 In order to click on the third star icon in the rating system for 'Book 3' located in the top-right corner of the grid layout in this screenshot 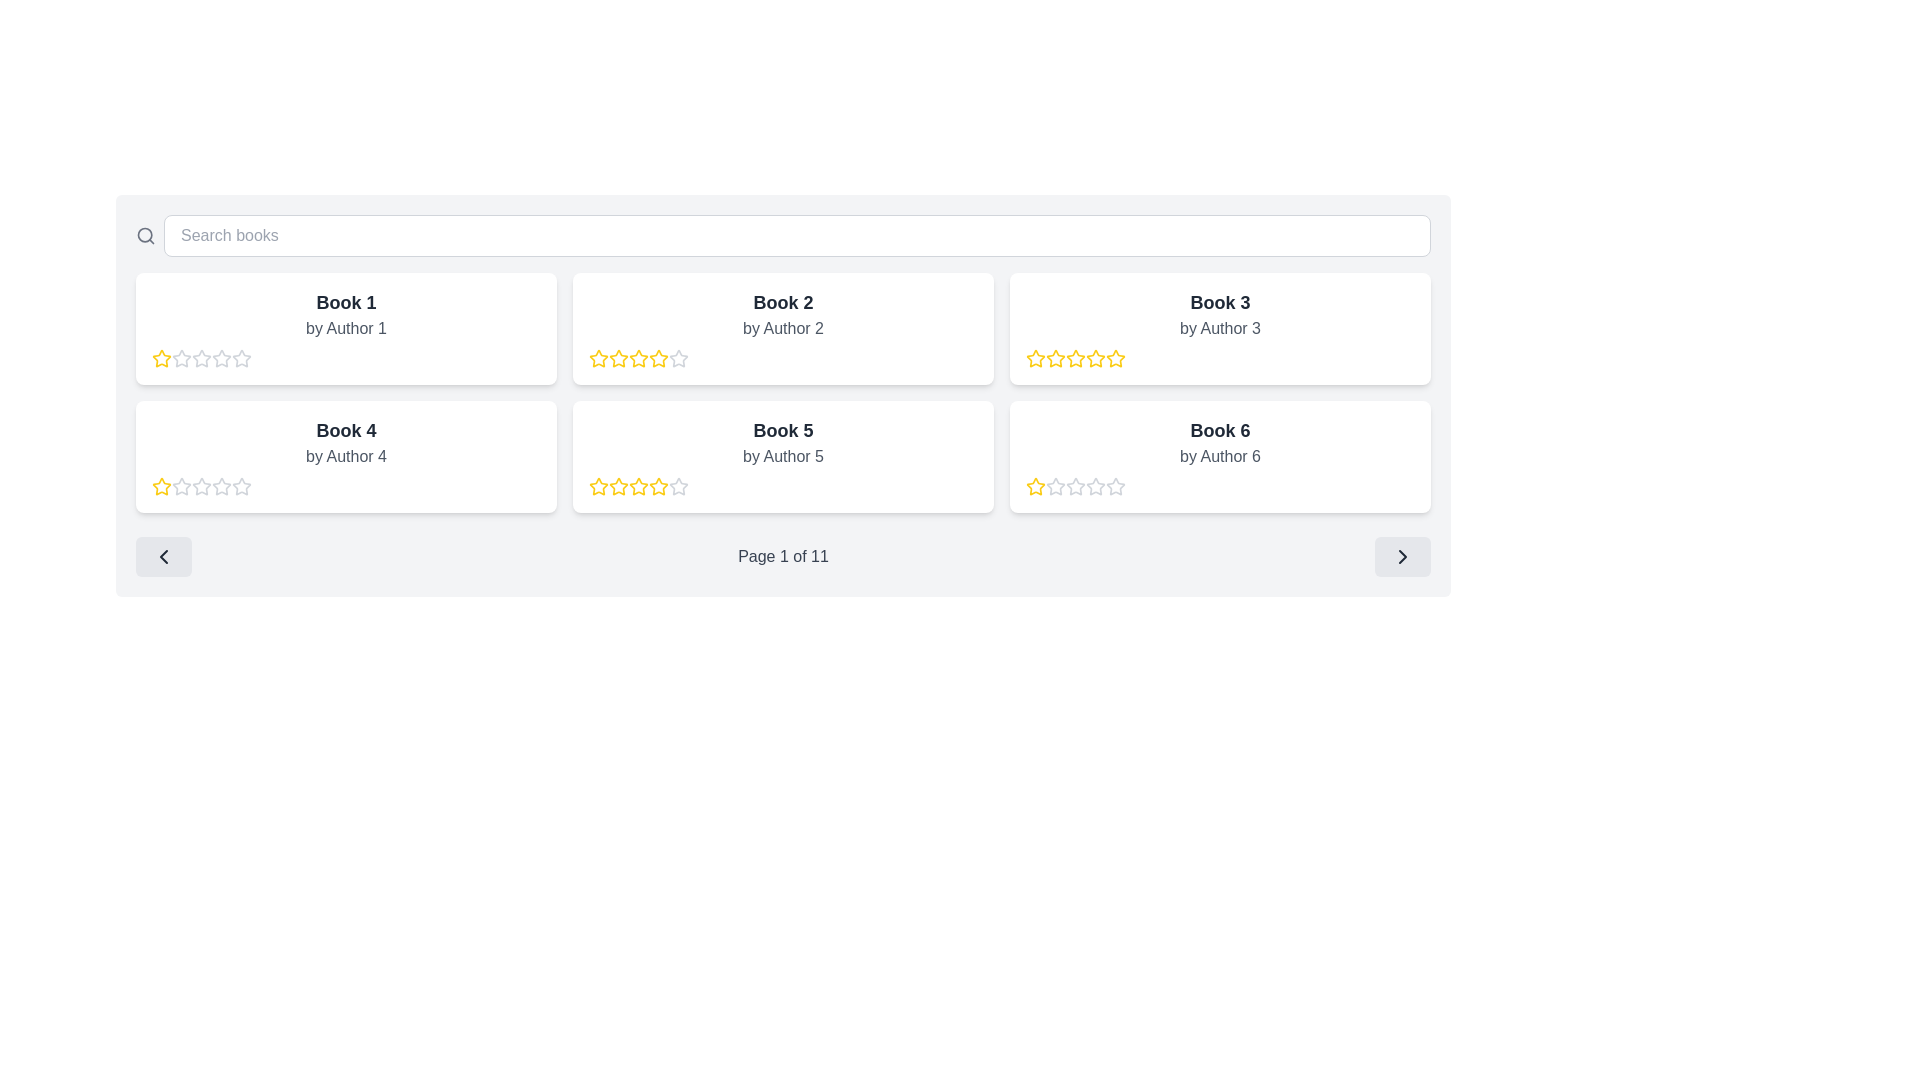, I will do `click(1055, 357)`.